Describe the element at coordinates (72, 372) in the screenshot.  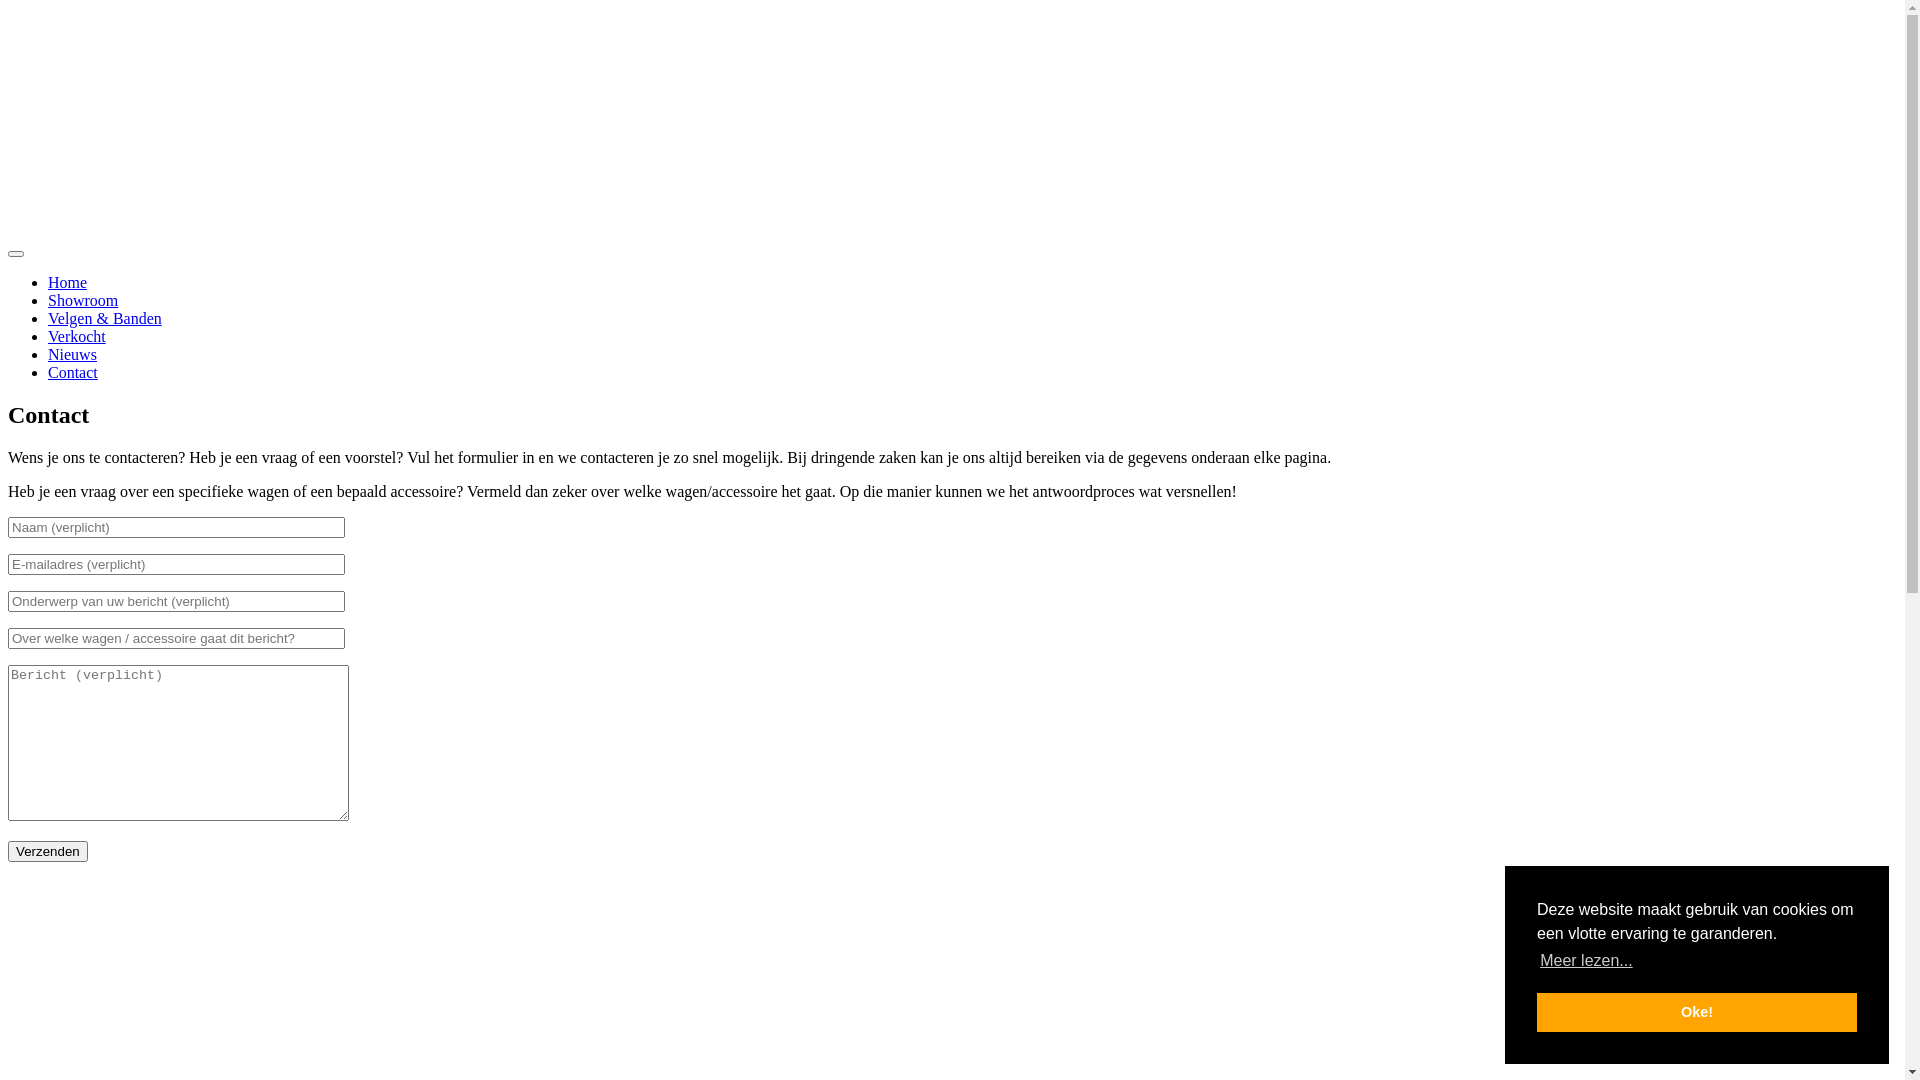
I see `'Contact'` at that location.